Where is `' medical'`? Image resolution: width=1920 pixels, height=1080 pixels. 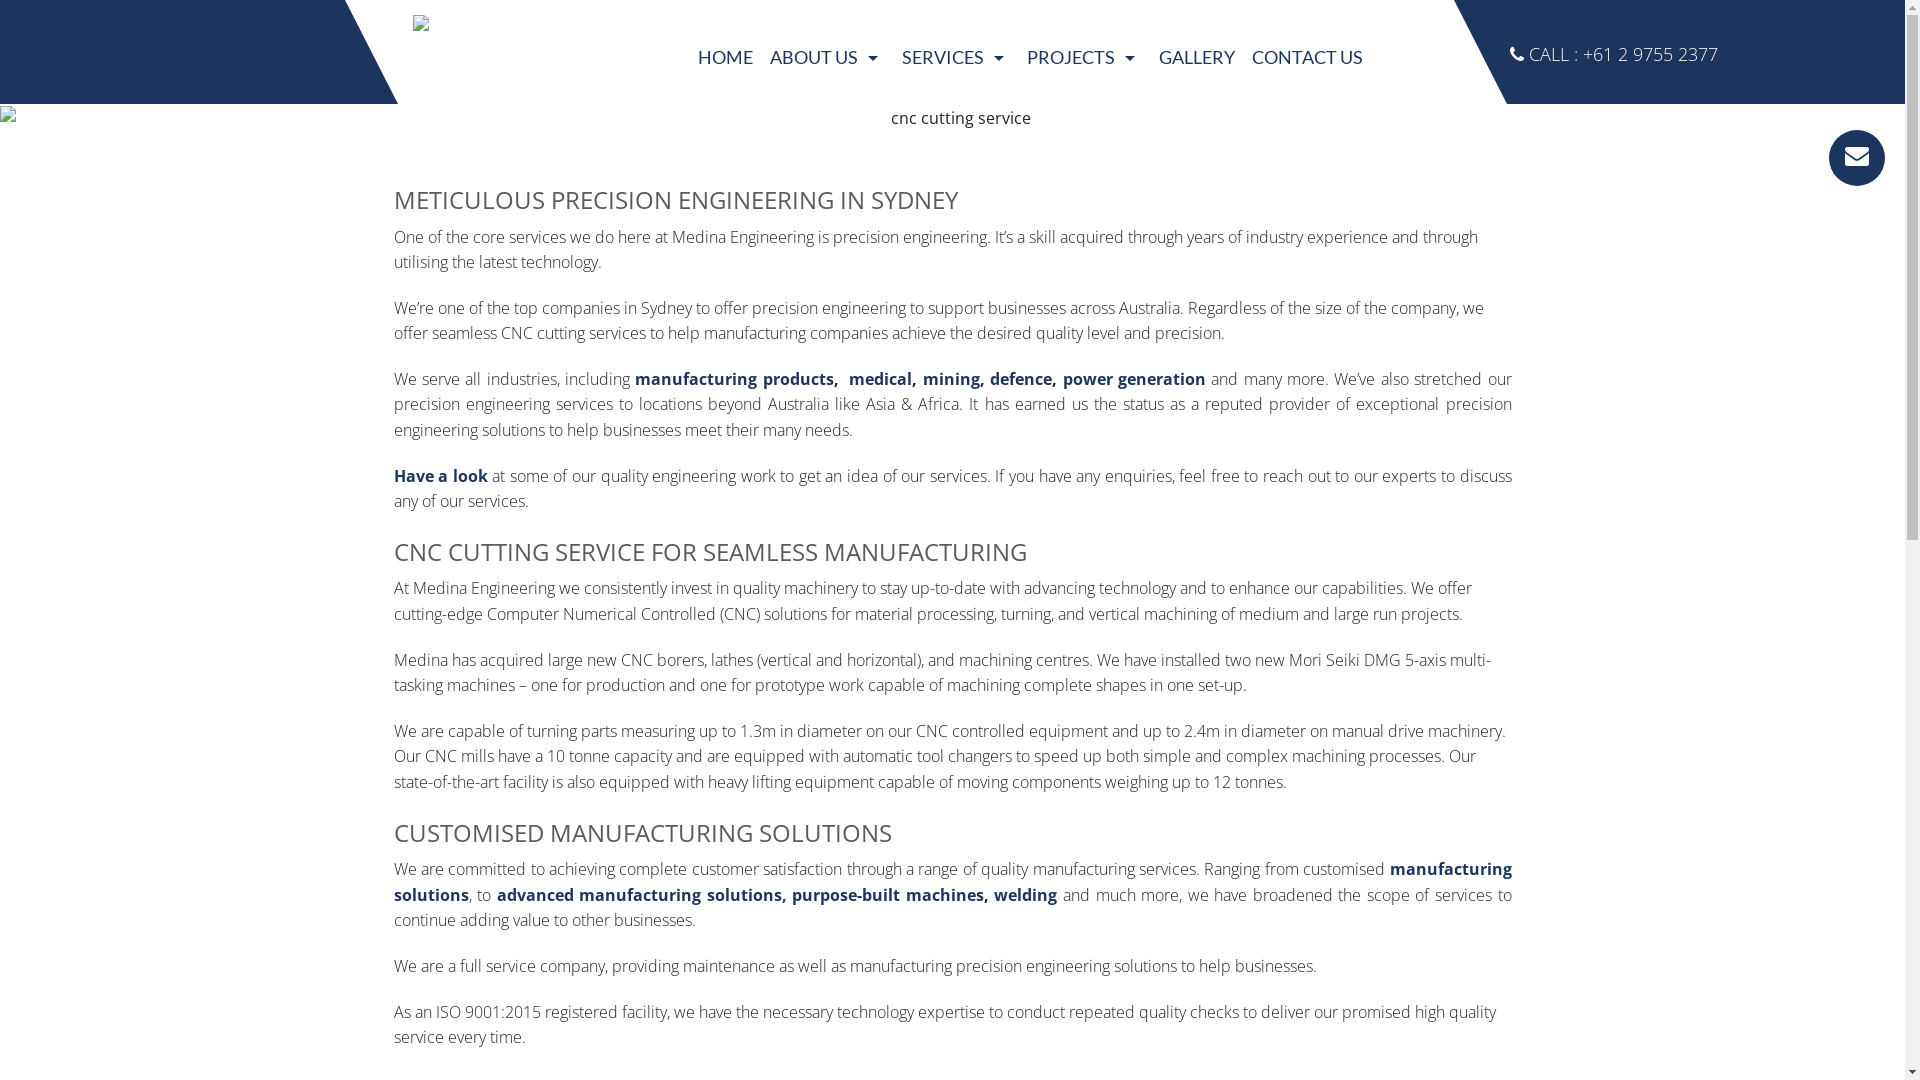
' medical' is located at coordinates (878, 378).